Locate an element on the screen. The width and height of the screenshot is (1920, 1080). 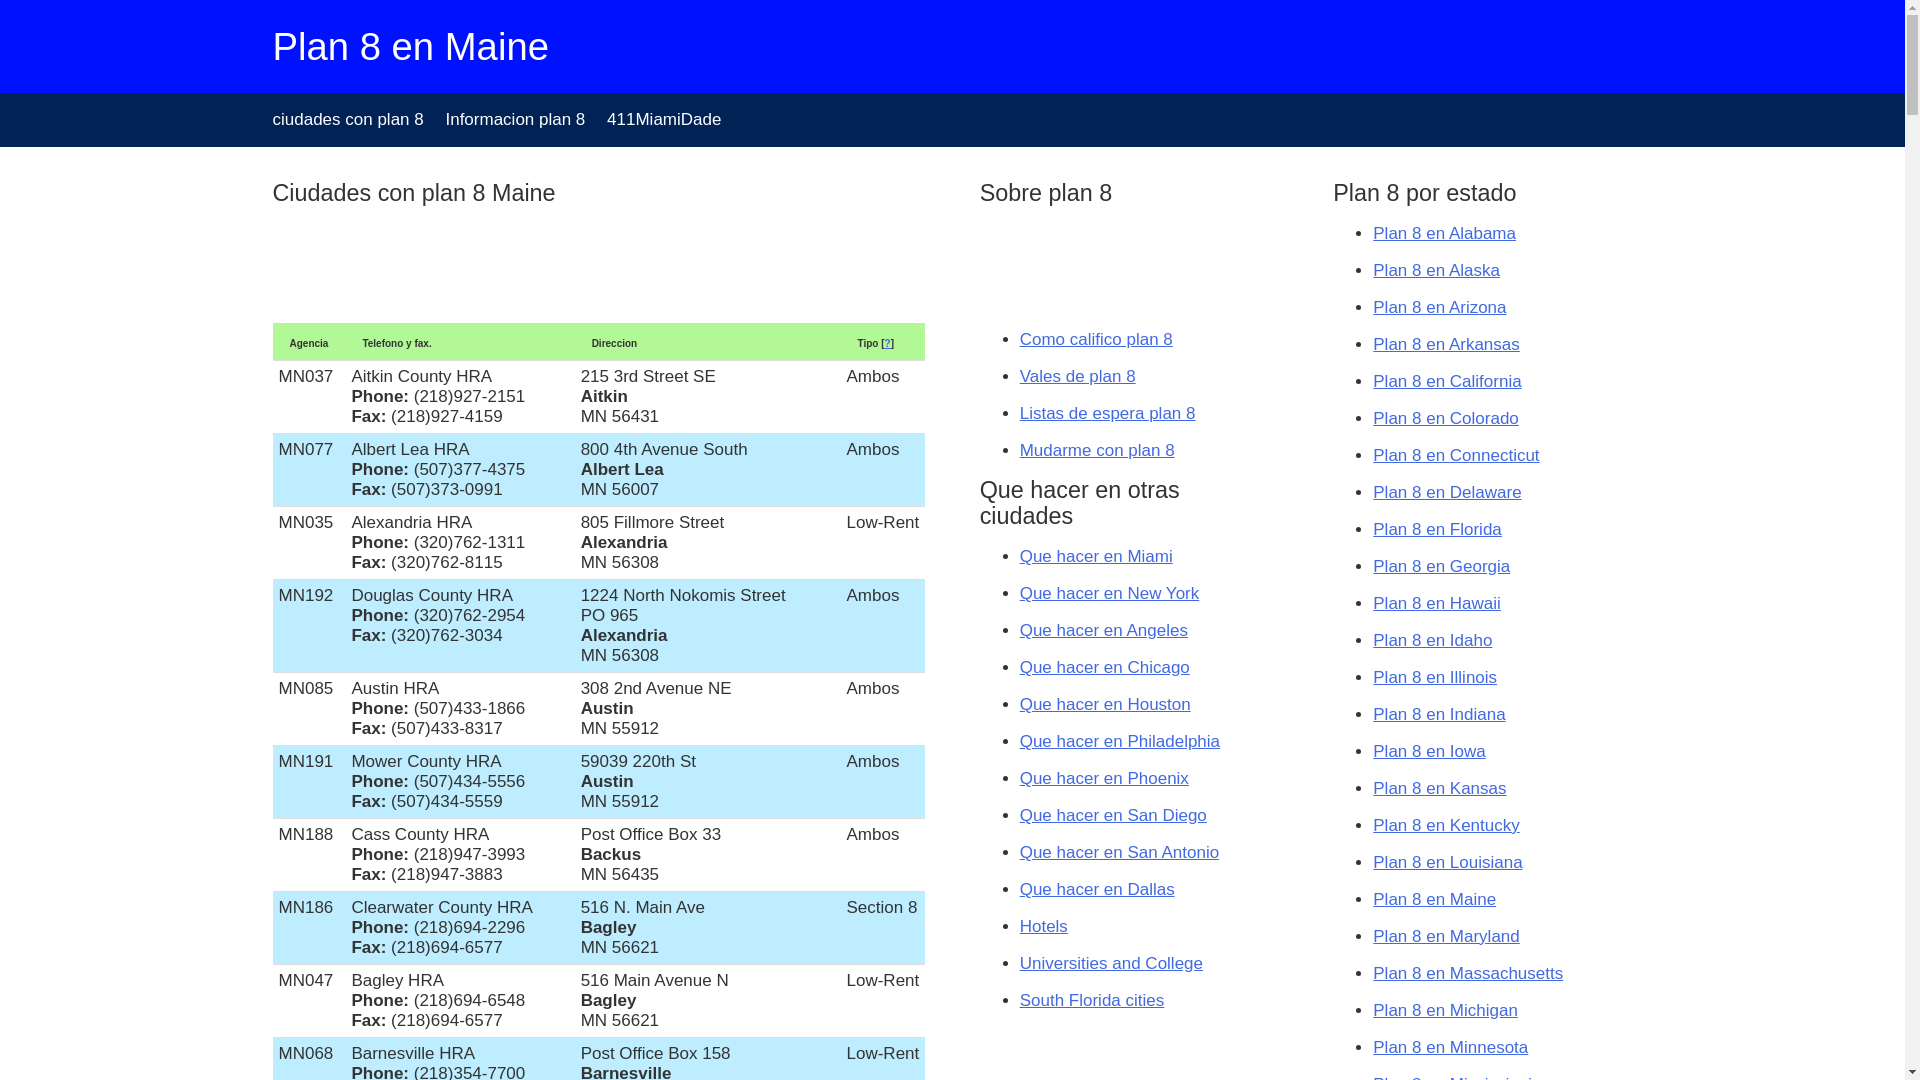
'Plan 8 en Iowa' is located at coordinates (1428, 751).